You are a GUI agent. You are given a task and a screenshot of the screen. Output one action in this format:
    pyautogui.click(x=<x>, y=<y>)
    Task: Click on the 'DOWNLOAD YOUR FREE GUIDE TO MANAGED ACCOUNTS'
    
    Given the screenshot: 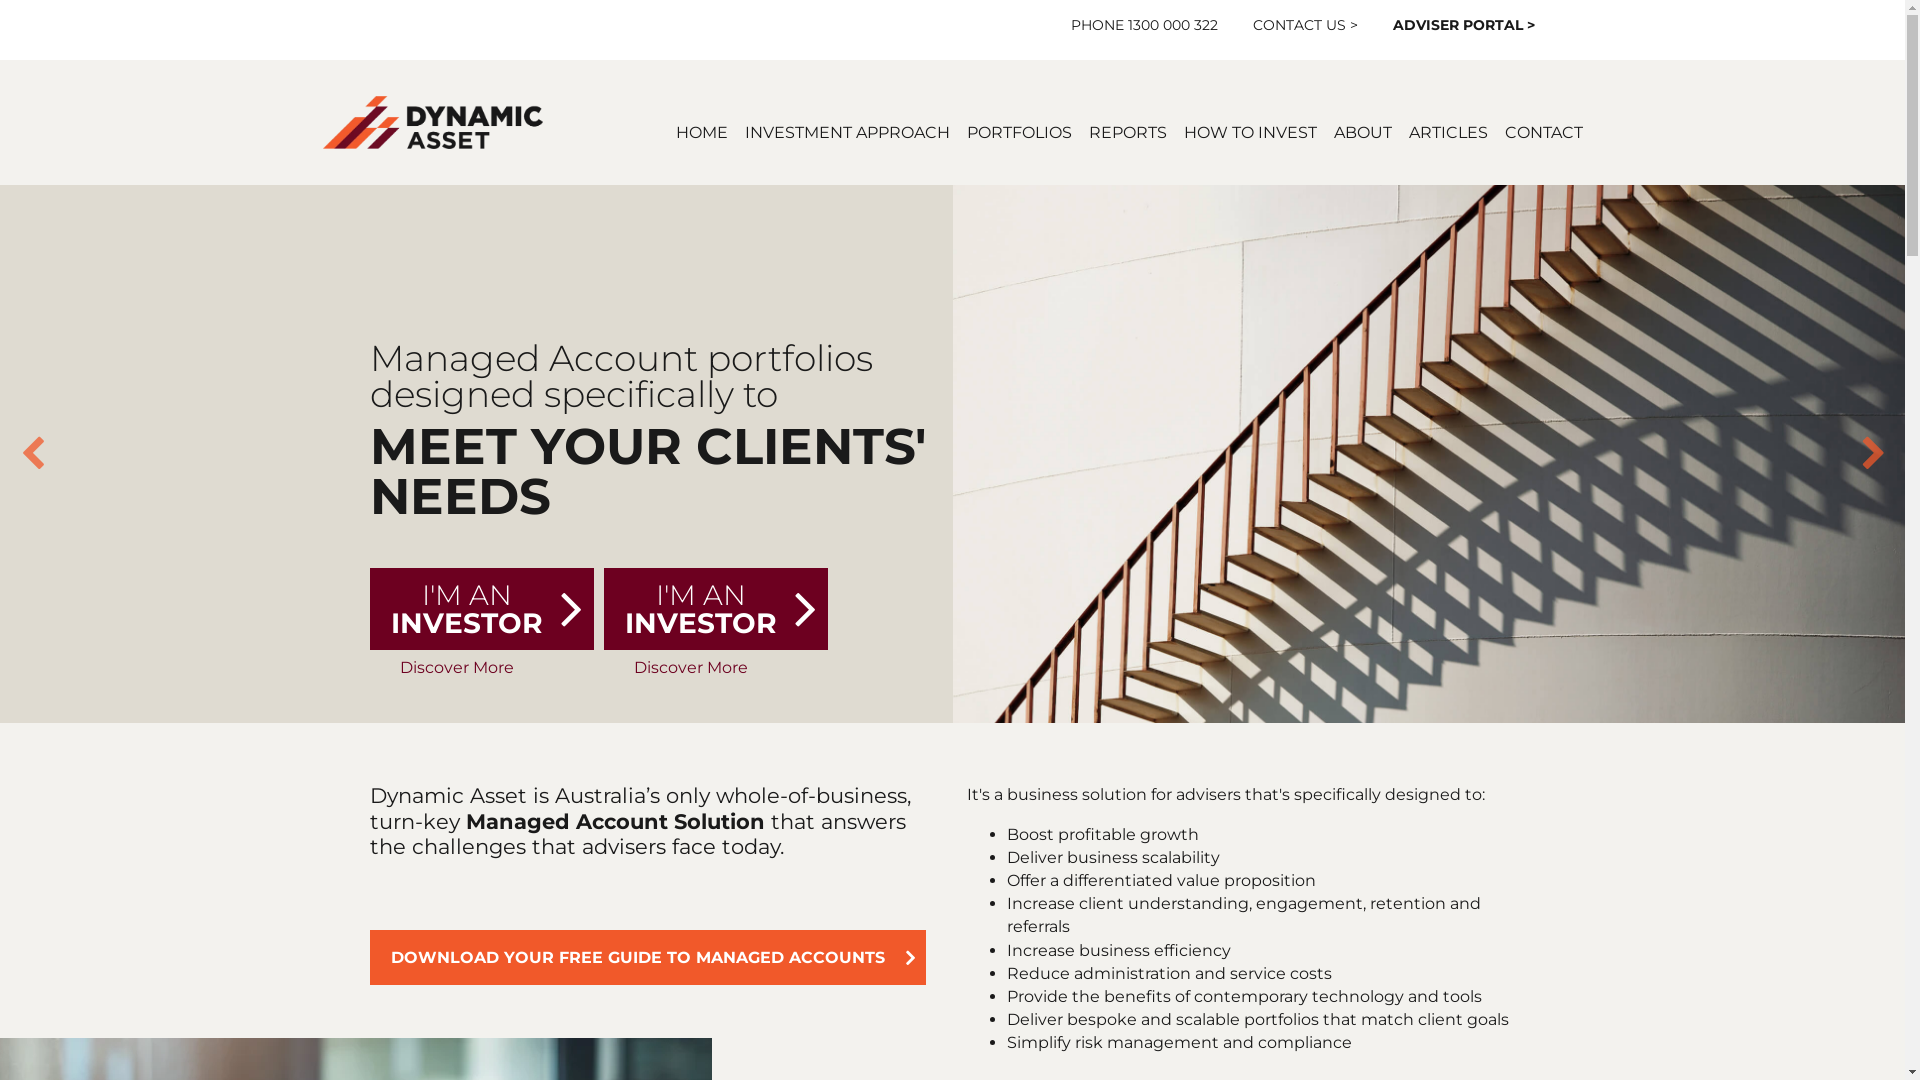 What is the action you would take?
    pyautogui.click(x=648, y=956)
    